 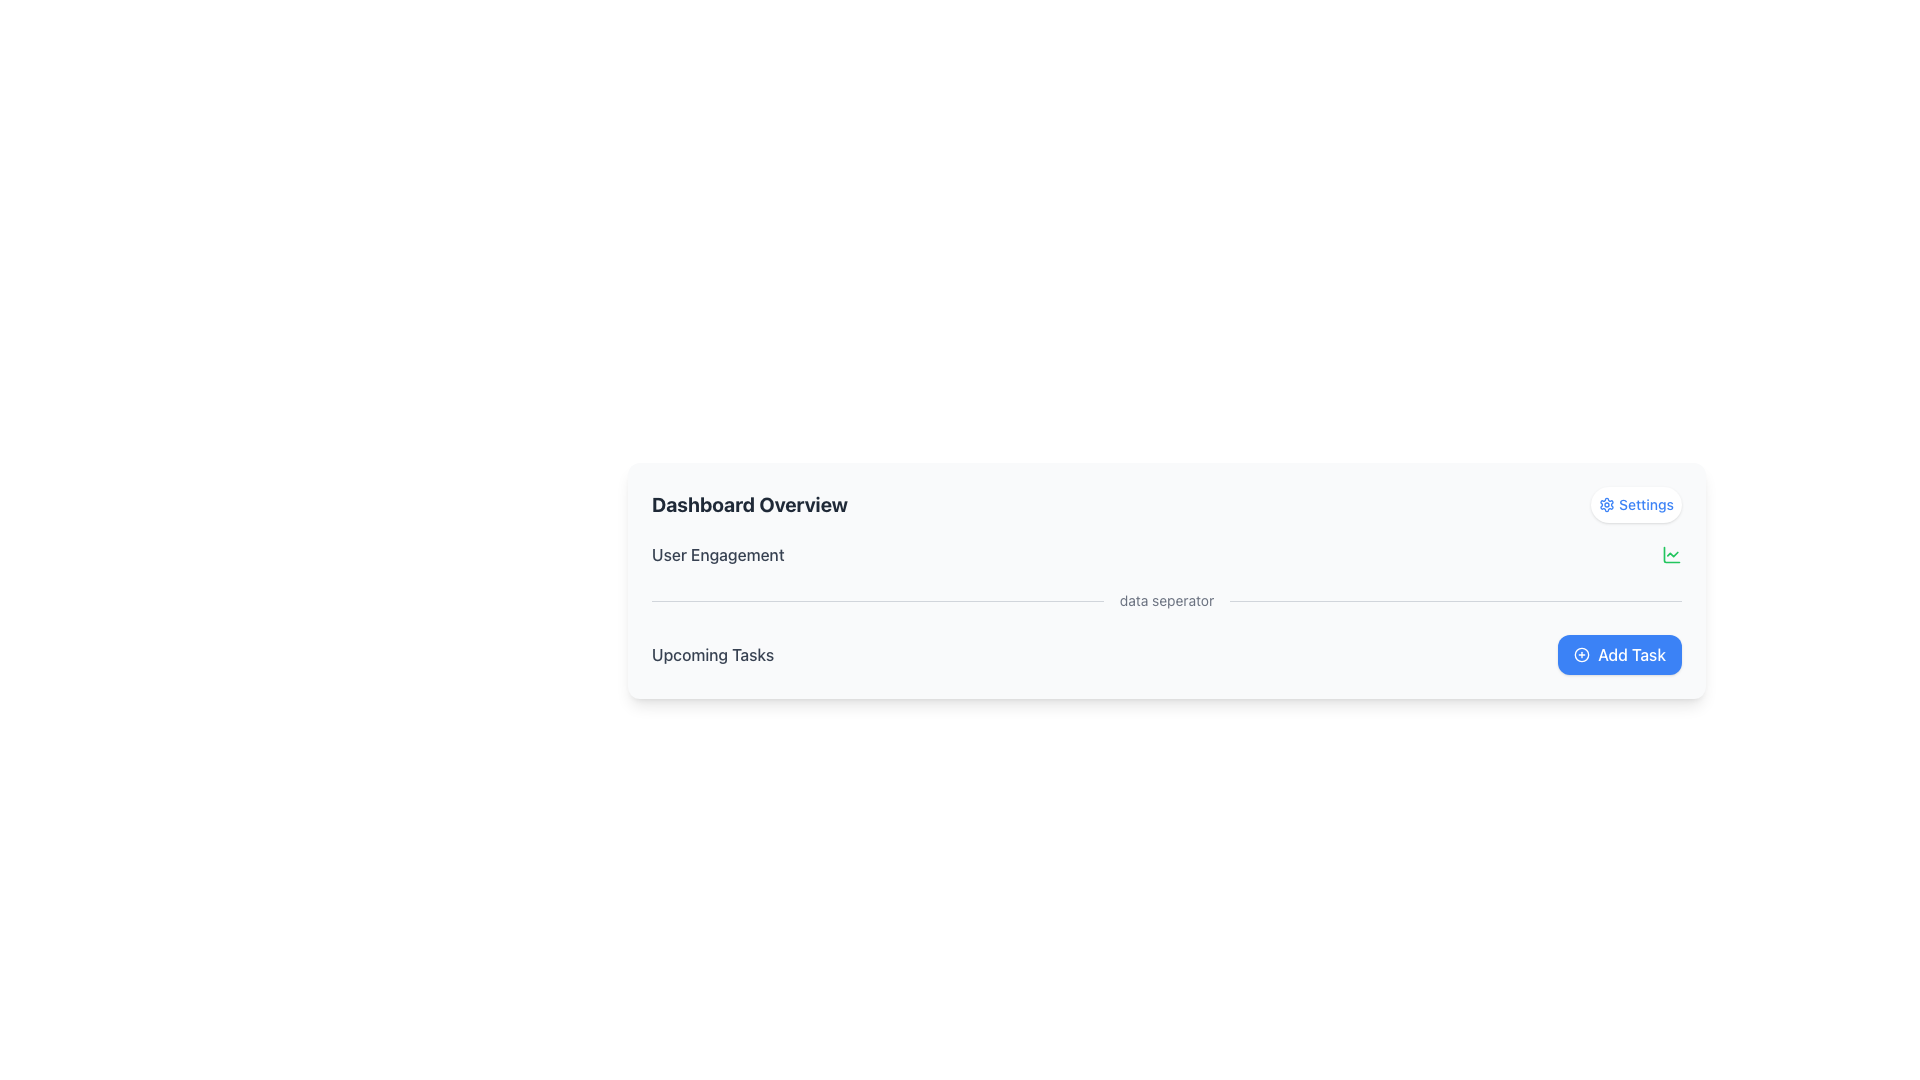 I want to click on the 'Settings' button with a blue font and a gear icon, so click(x=1636, y=504).